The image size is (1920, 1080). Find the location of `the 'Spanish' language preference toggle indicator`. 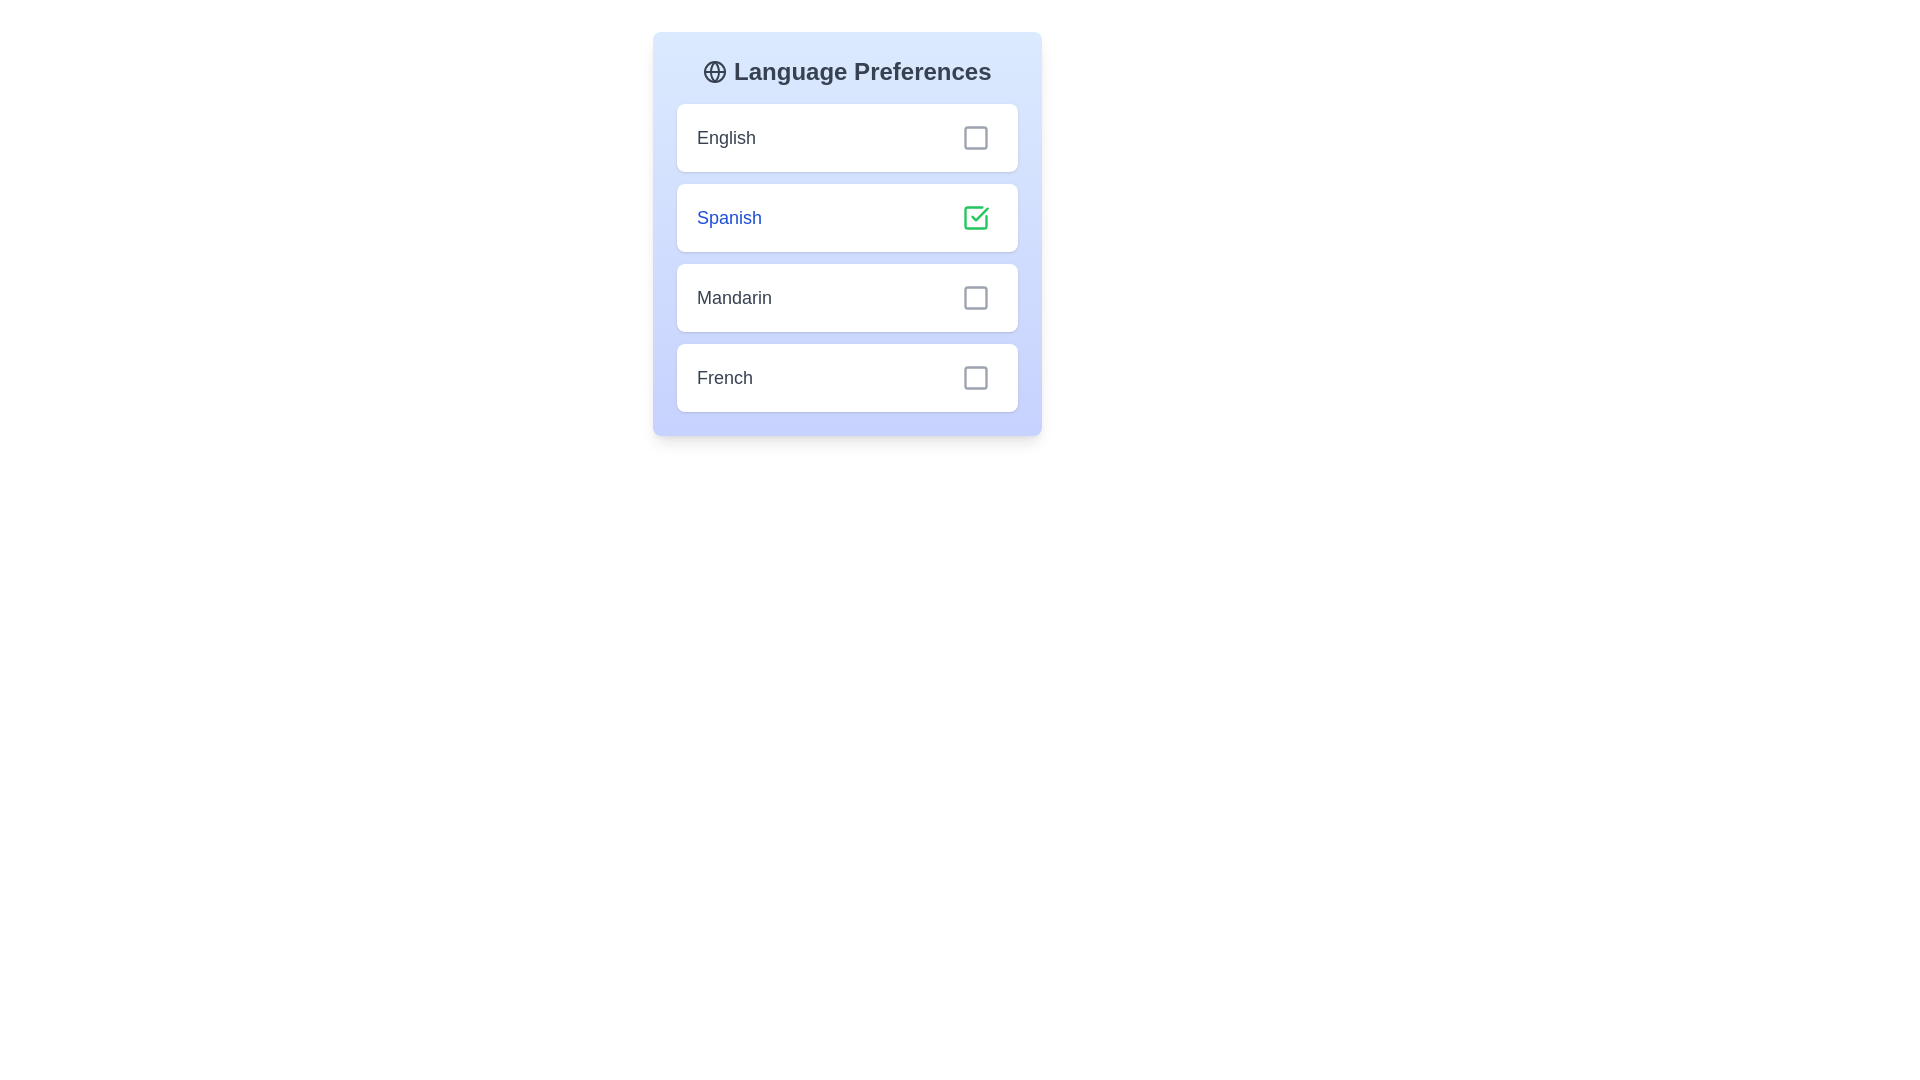

the 'Spanish' language preference toggle indicator is located at coordinates (847, 257).